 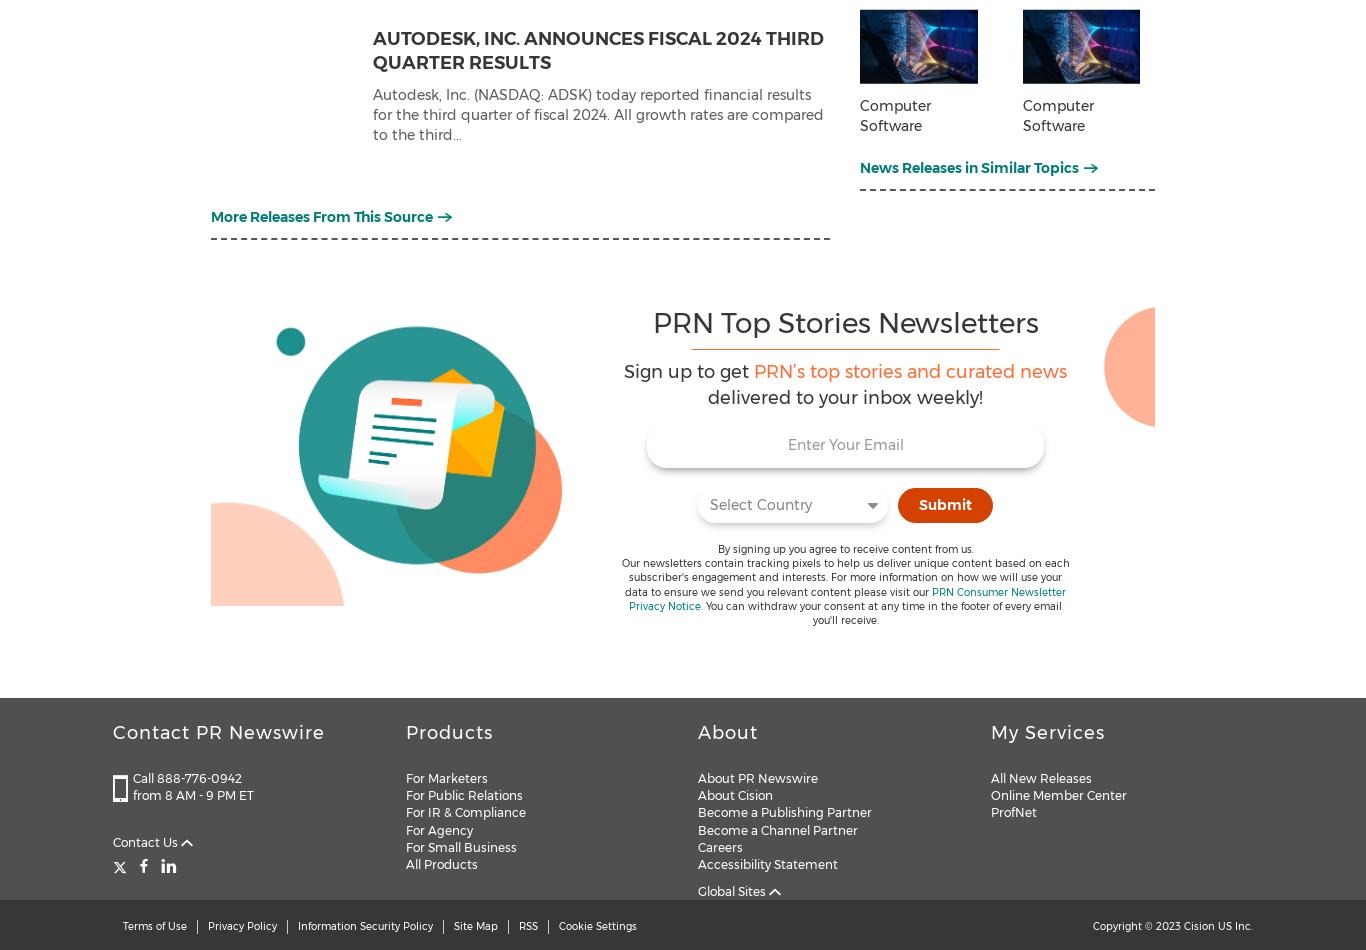 I want to click on 'About', so click(x=698, y=732).